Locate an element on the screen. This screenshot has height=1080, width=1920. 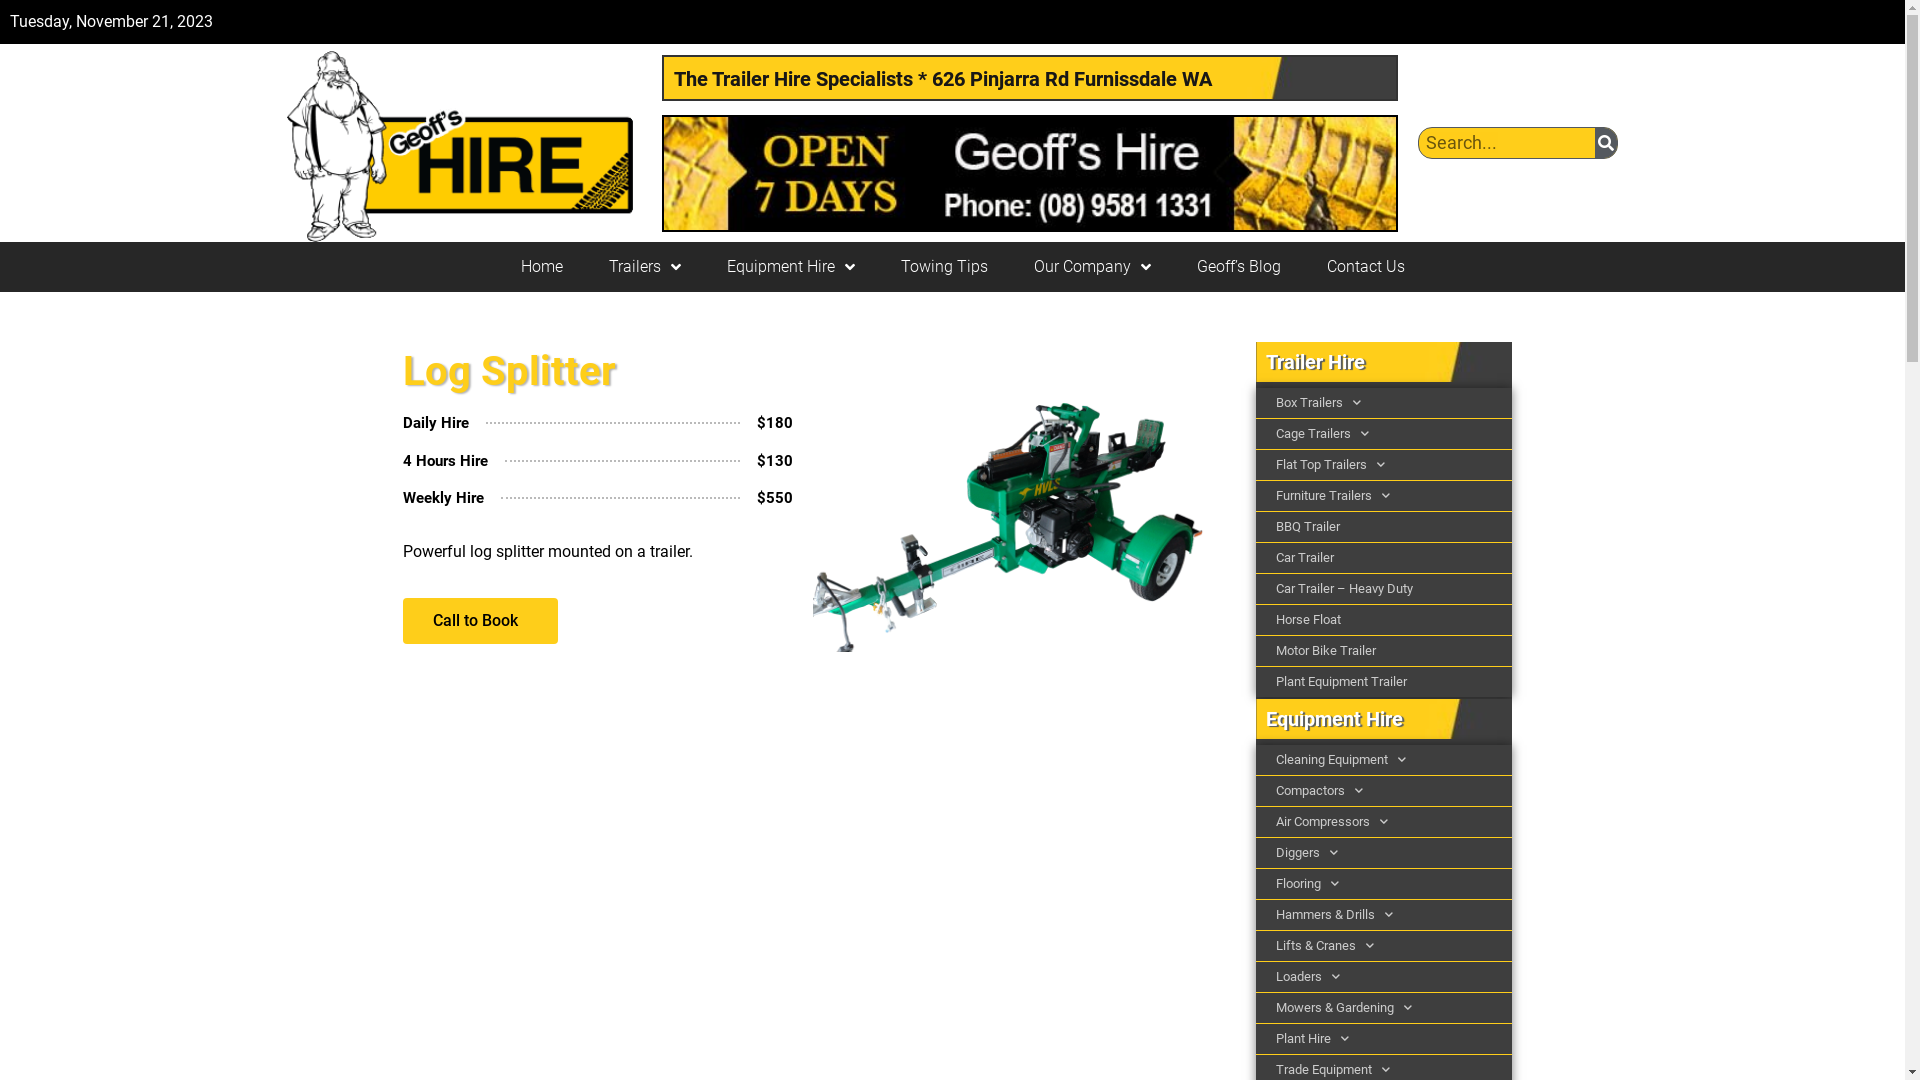
'Air Compressors' is located at coordinates (1382, 821).